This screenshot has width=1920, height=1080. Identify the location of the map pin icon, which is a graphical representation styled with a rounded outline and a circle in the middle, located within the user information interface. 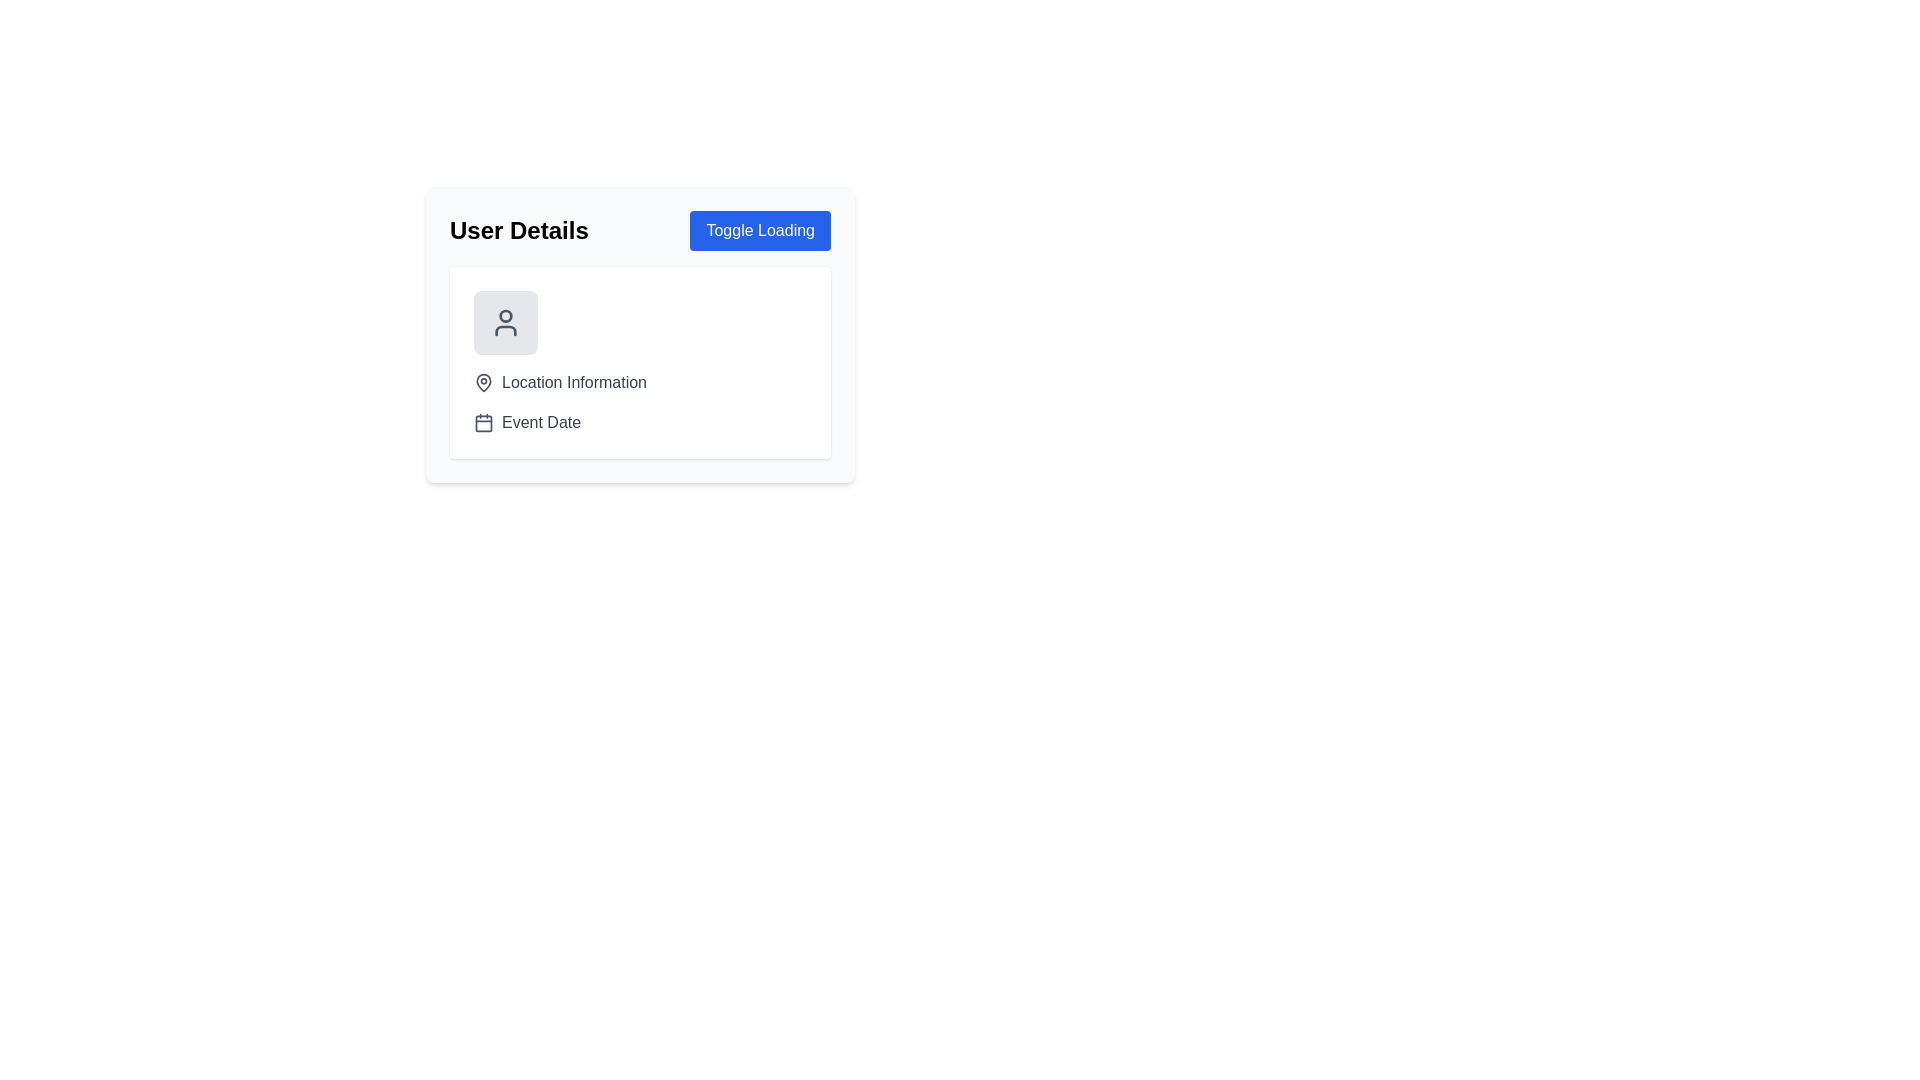
(484, 381).